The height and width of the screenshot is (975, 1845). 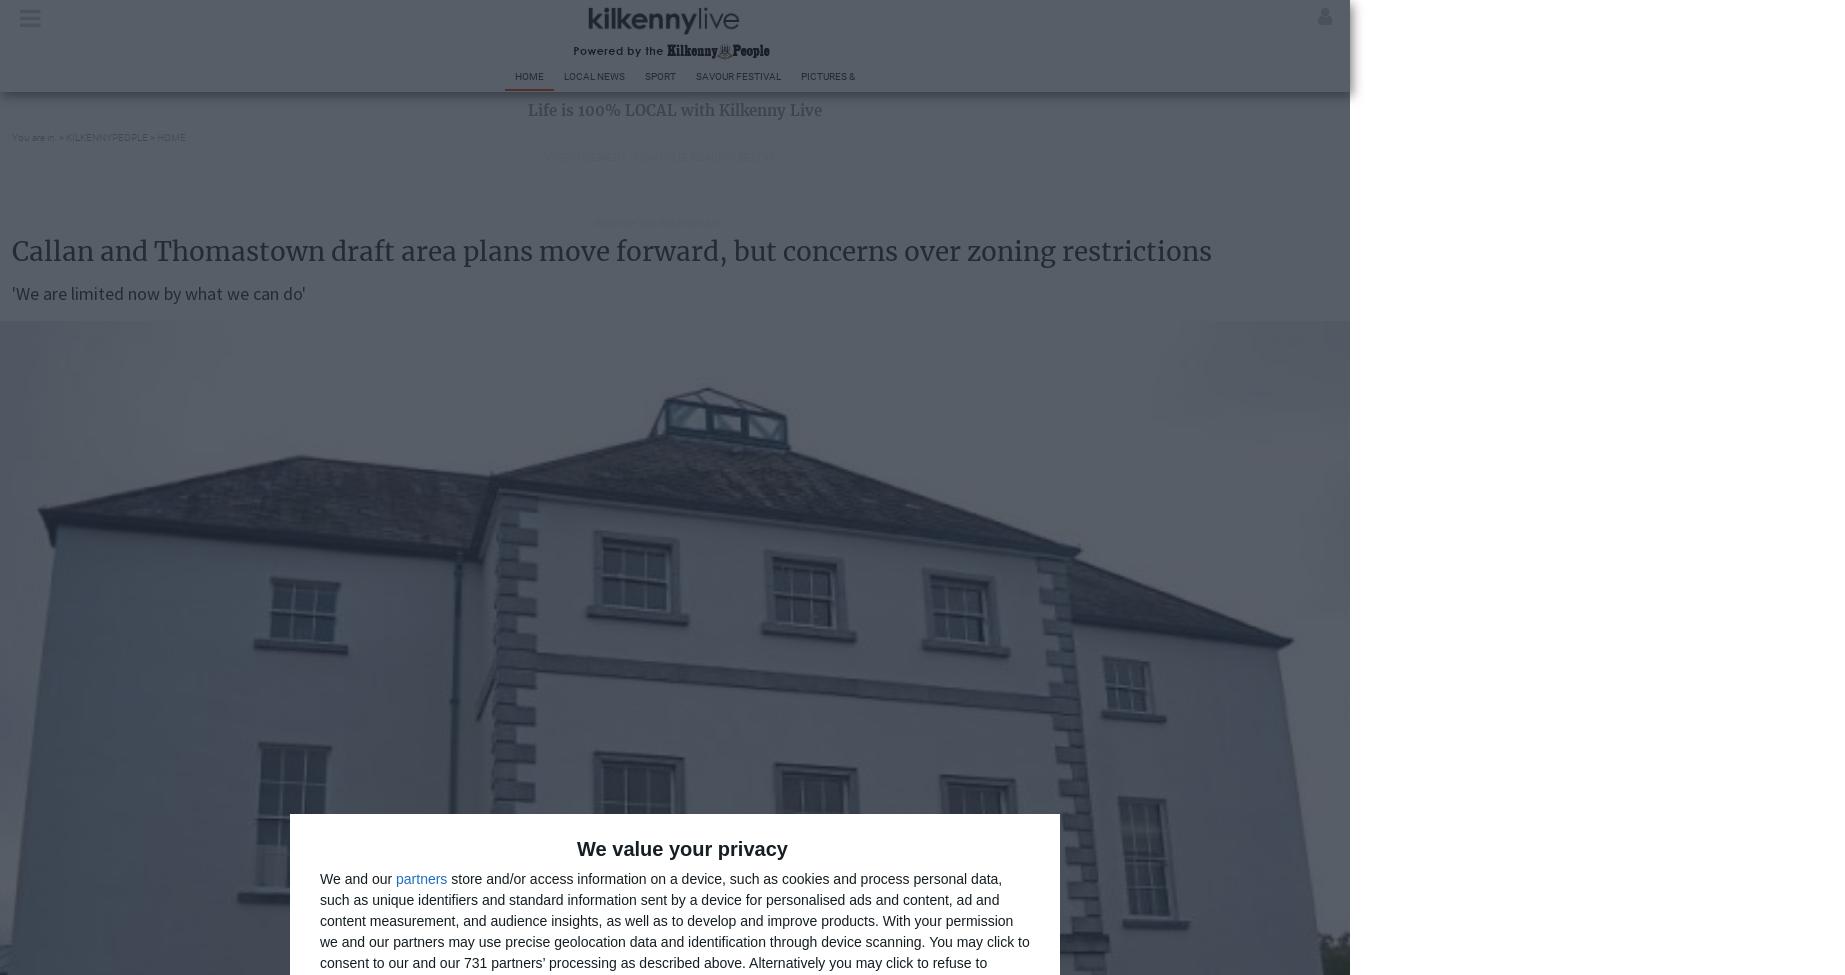 What do you see at coordinates (658, 156) in the screenshot?
I see `'ADVERTISEMENT - CONTINUE READING BELOW'` at bounding box center [658, 156].